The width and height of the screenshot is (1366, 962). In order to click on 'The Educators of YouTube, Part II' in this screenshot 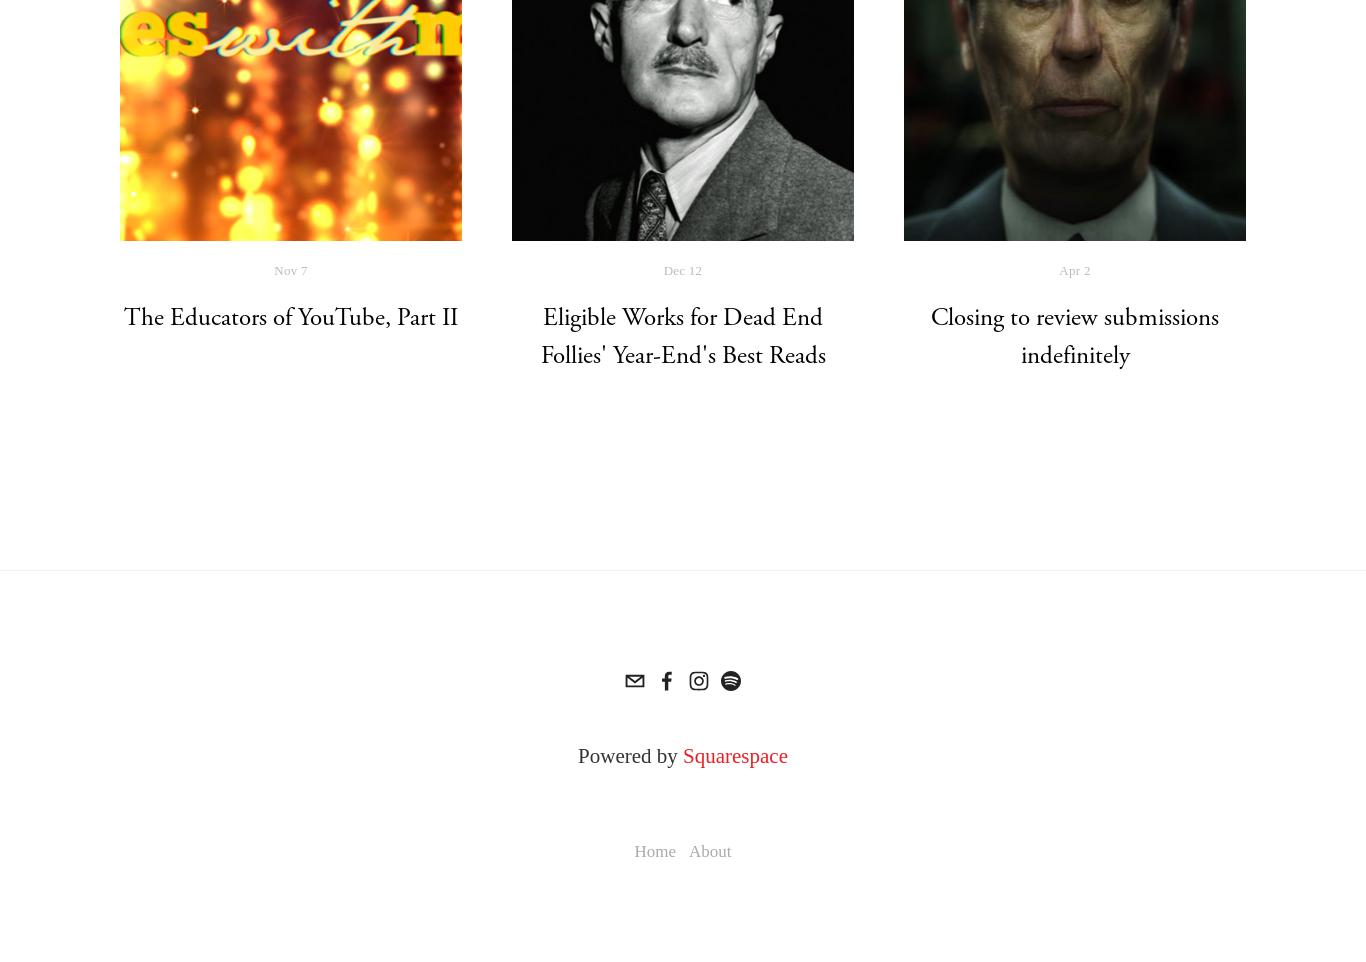, I will do `click(290, 317)`.